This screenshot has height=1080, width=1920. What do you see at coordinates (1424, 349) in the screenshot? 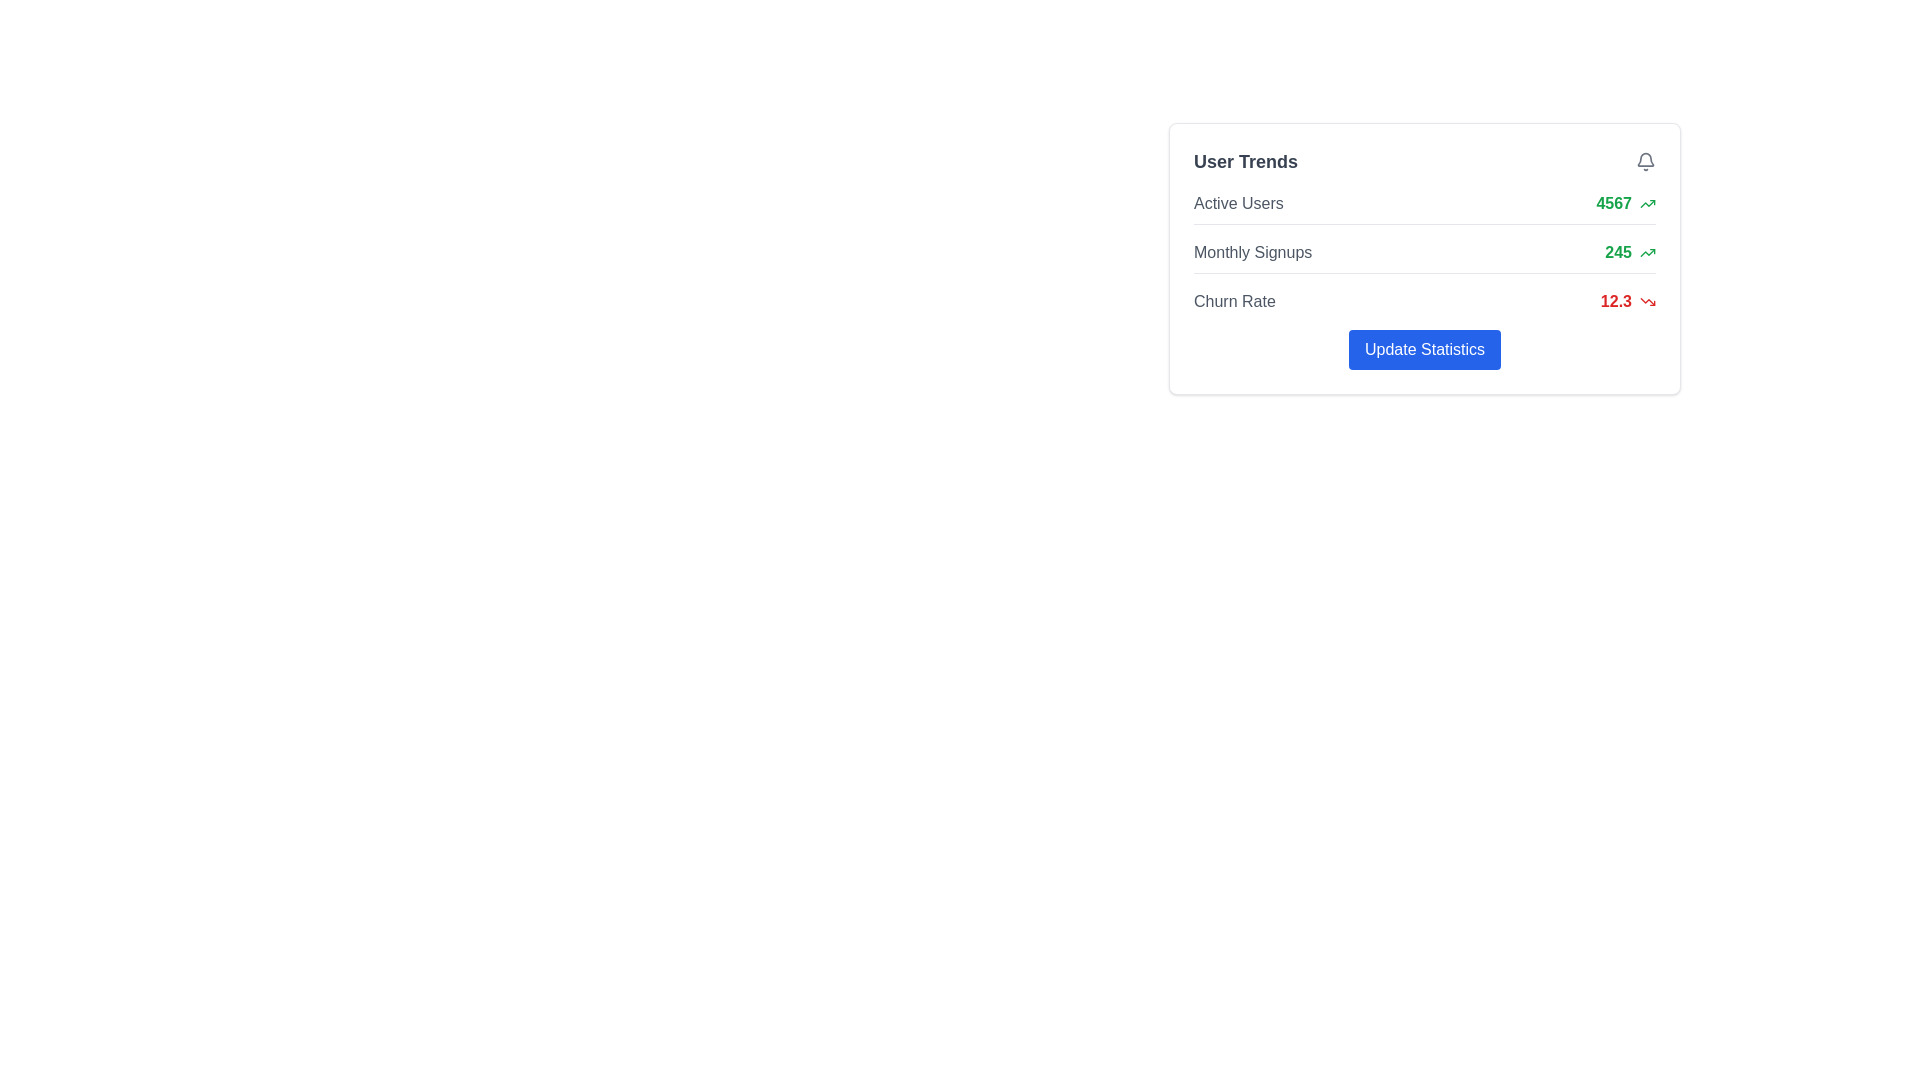
I see `the 'Update Statistics' button, which has a vibrant blue background and white text, located at the bottom of the 'User Trends' card` at bounding box center [1424, 349].